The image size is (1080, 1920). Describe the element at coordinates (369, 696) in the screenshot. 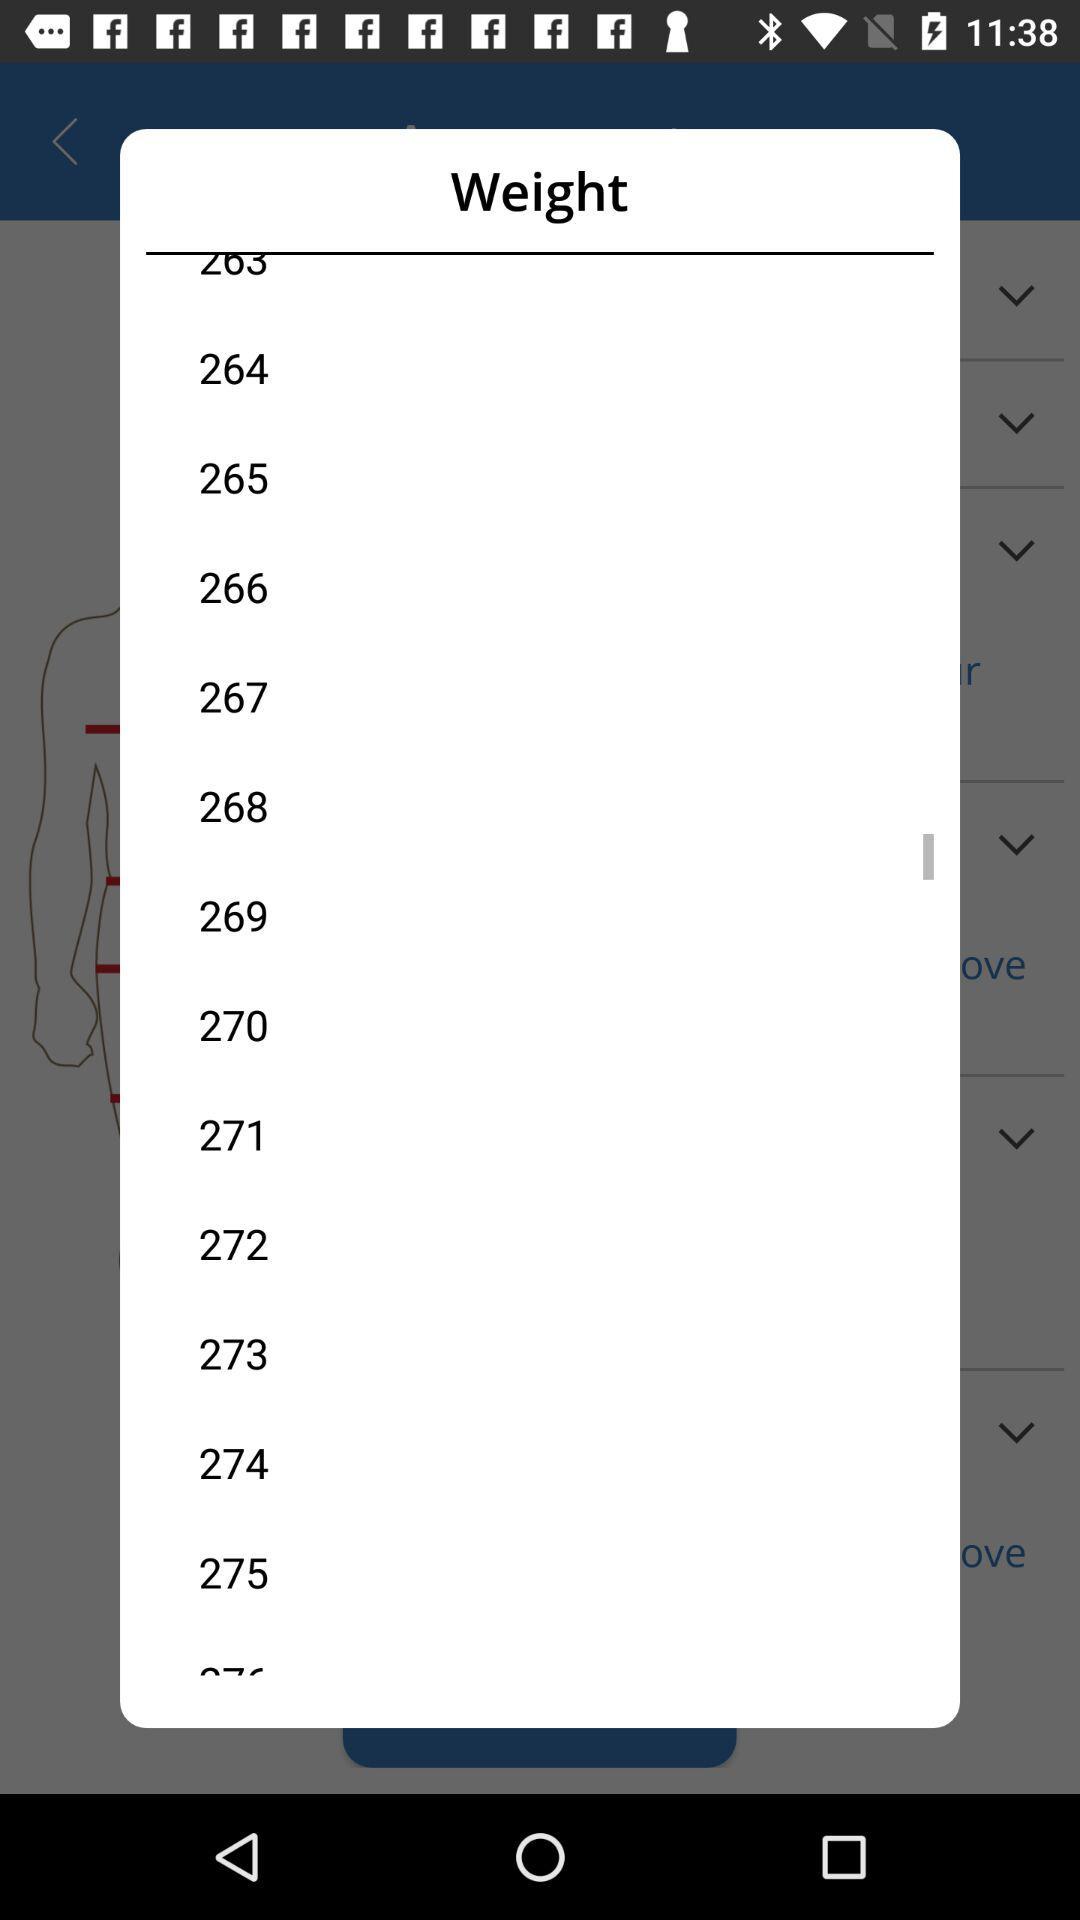

I see `item below 266 item` at that location.